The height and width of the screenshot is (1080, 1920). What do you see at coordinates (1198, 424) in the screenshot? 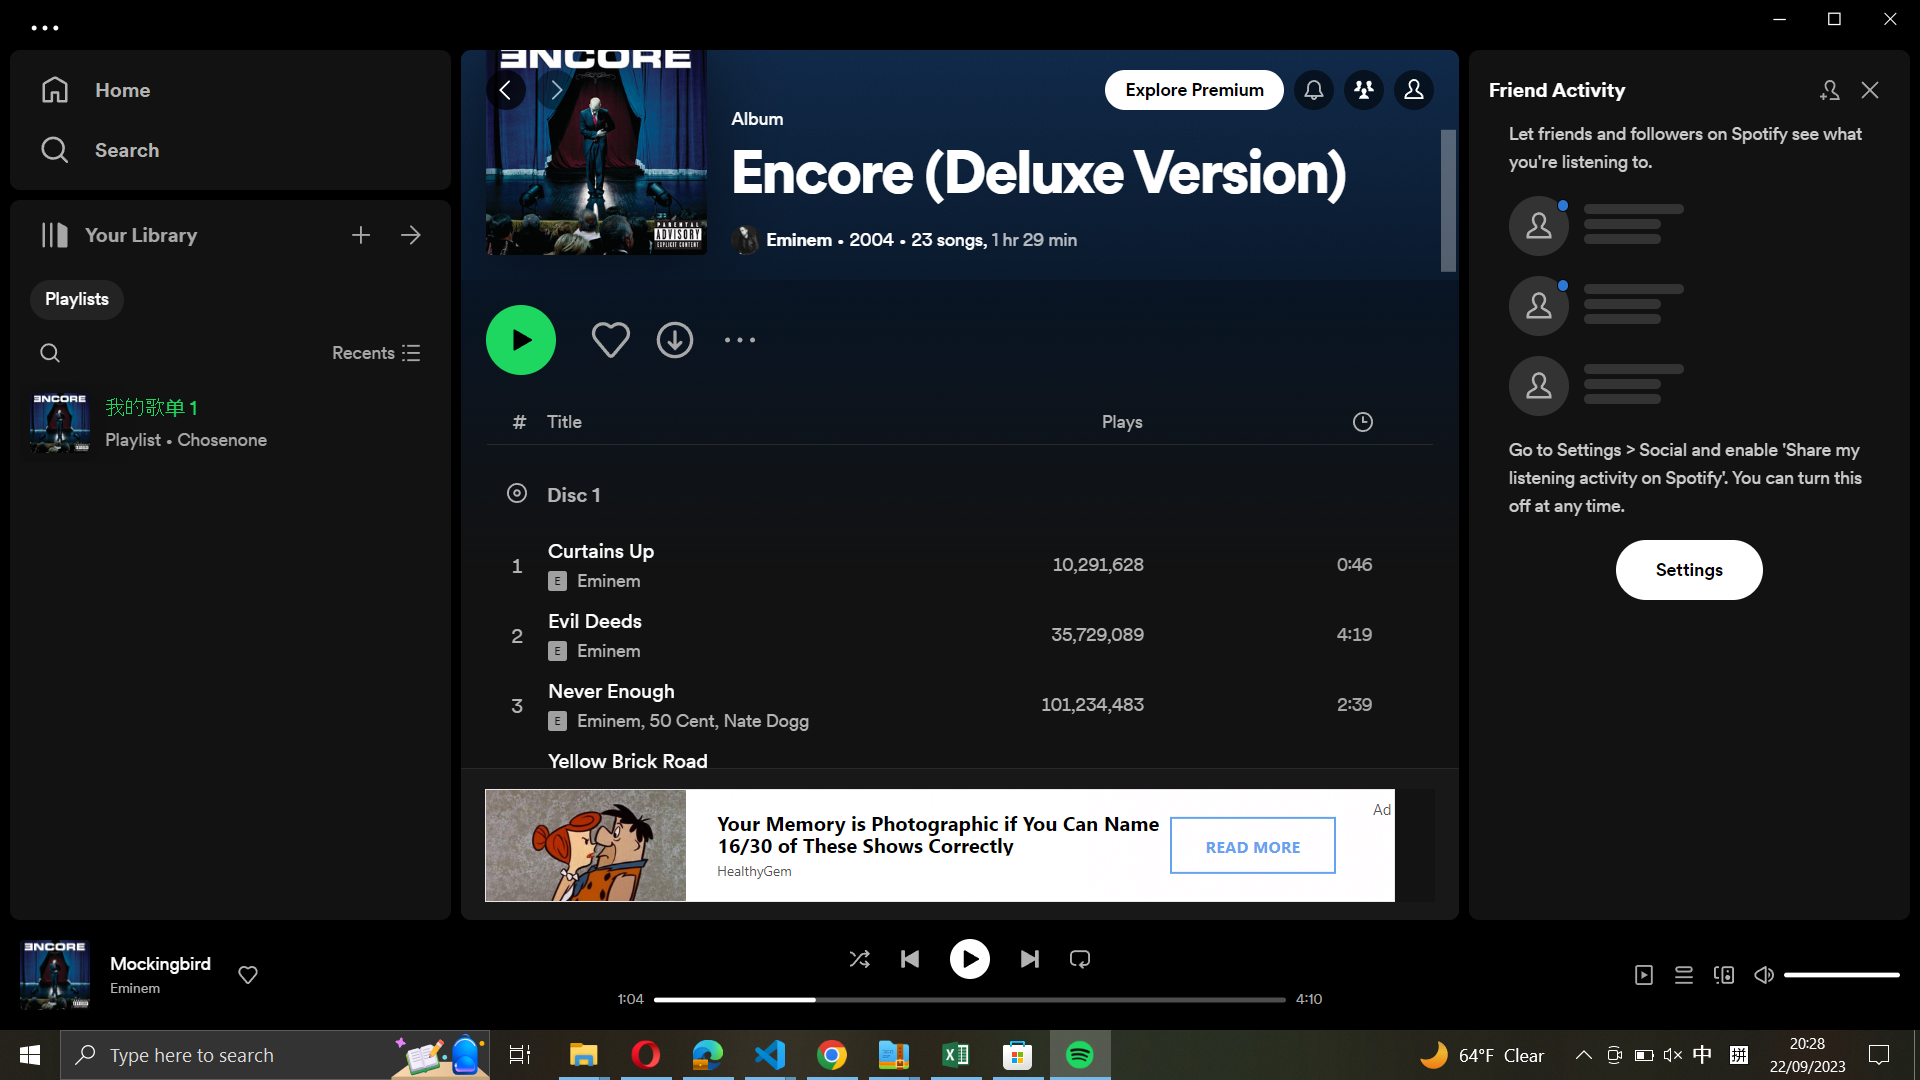
I see `Rearrange the song list by quantity of plays` at bounding box center [1198, 424].